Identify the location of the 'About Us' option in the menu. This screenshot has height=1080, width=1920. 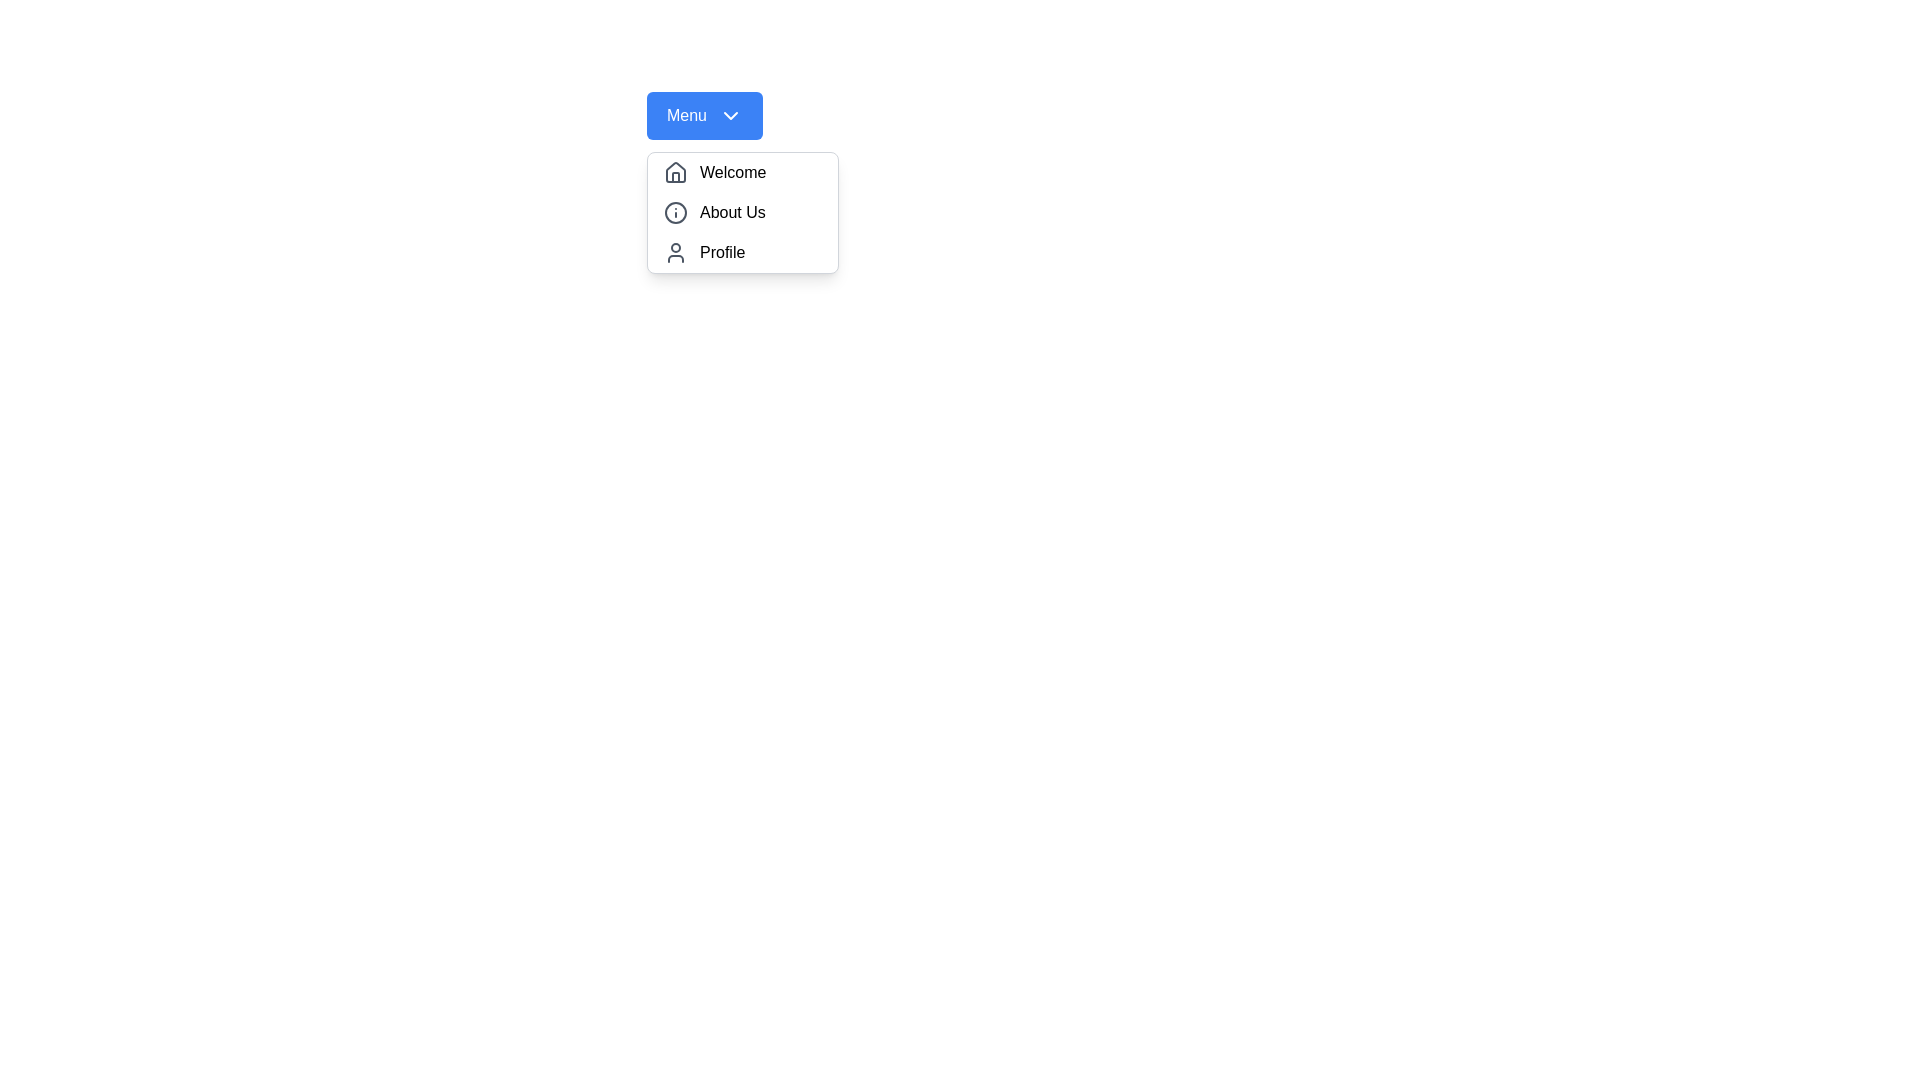
(742, 212).